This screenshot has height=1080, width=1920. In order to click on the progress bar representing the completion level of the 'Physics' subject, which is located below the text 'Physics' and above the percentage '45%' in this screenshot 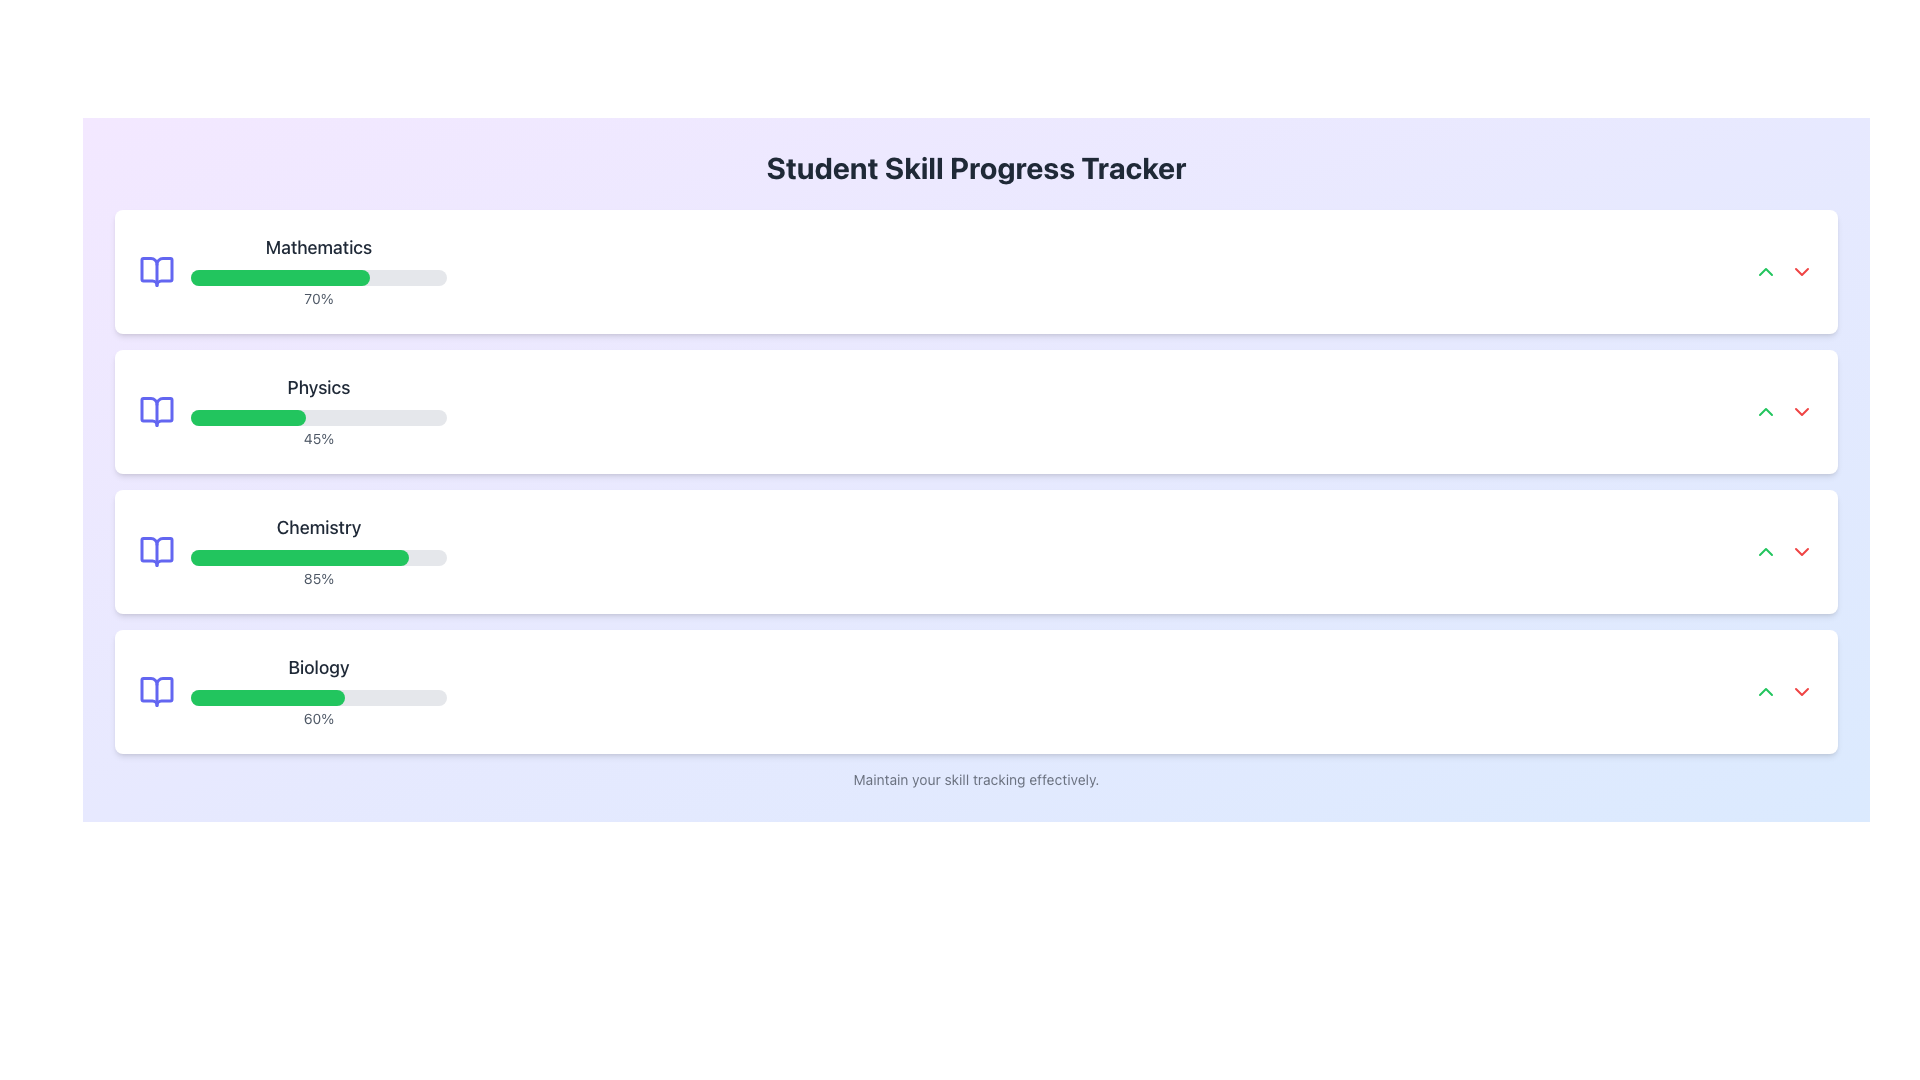, I will do `click(317, 416)`.